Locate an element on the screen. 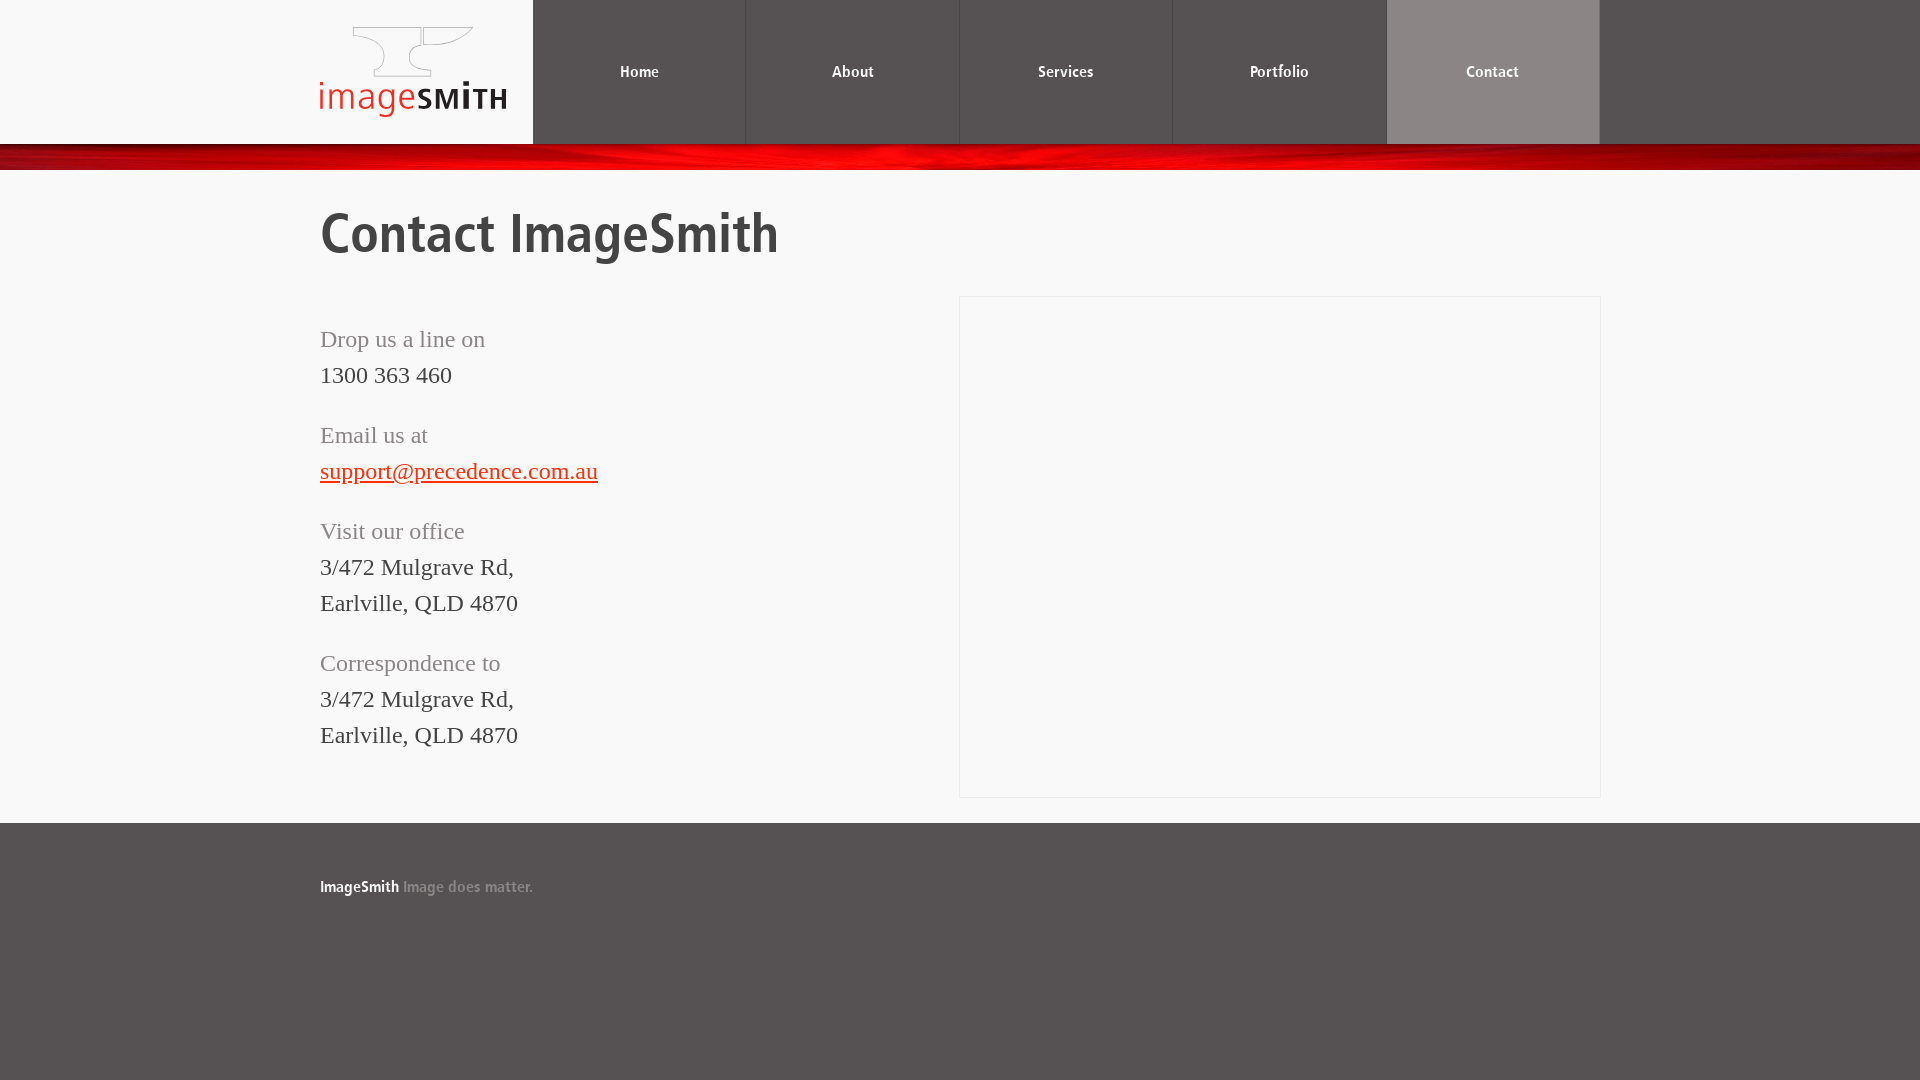 The width and height of the screenshot is (1920, 1080). 'Services' is located at coordinates (1065, 71).